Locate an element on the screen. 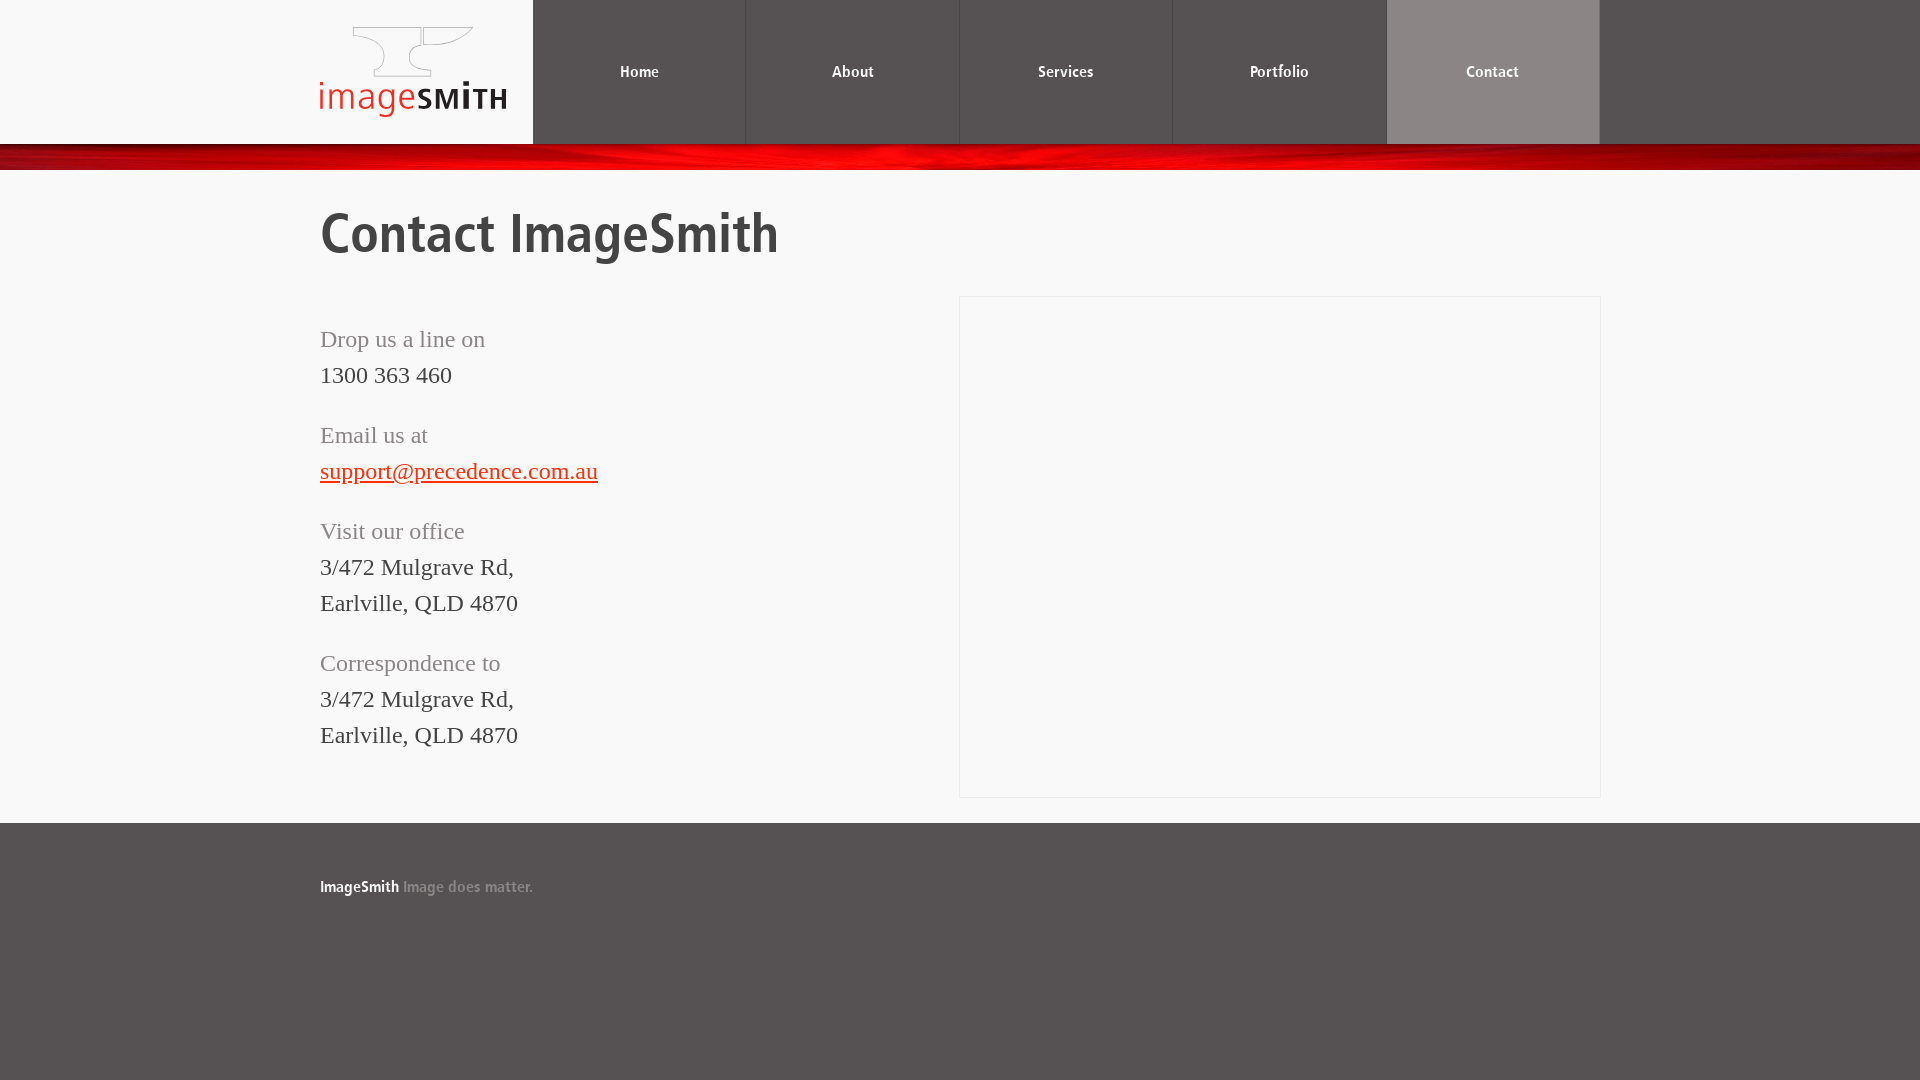 The width and height of the screenshot is (1920, 1080). 'Services' is located at coordinates (1065, 71).